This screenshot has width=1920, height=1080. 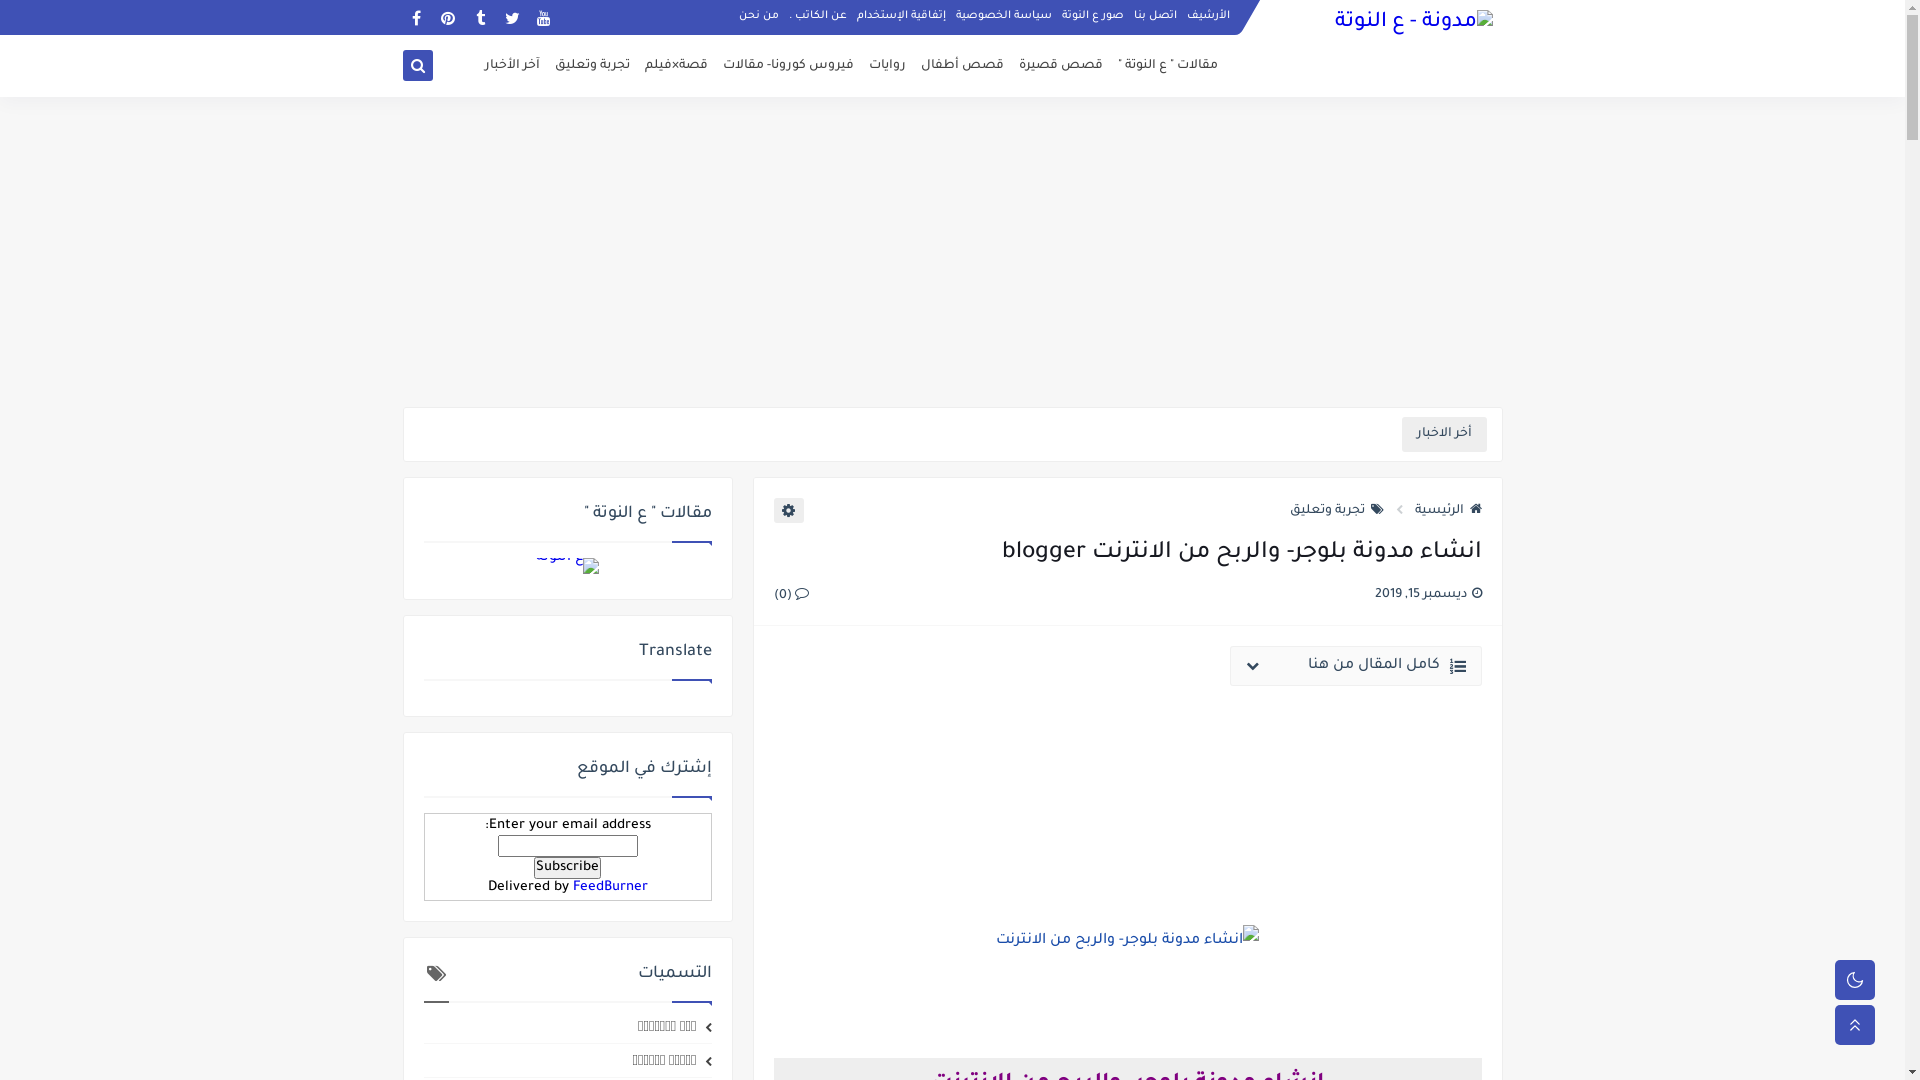 I want to click on 'Subscribe', so click(x=566, y=866).